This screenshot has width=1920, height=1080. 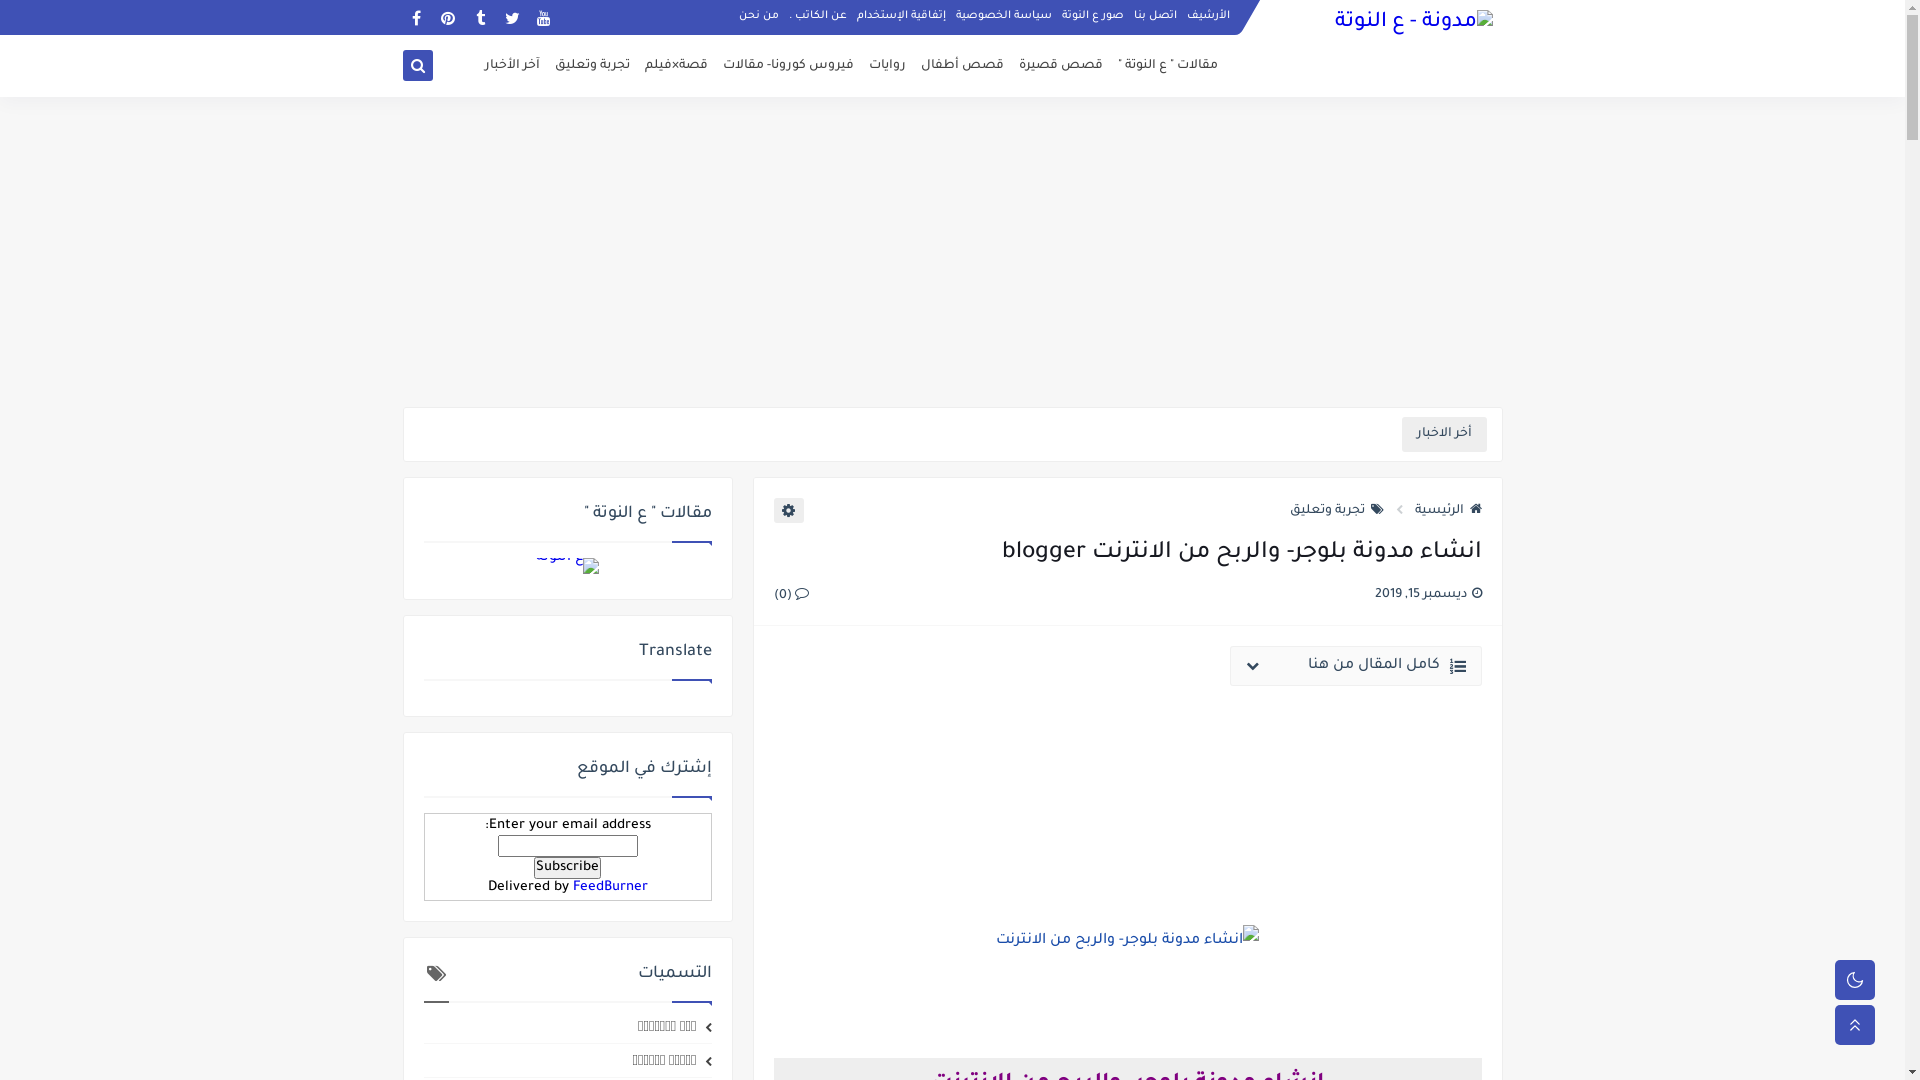 I want to click on 'Subscribe', so click(x=566, y=866).